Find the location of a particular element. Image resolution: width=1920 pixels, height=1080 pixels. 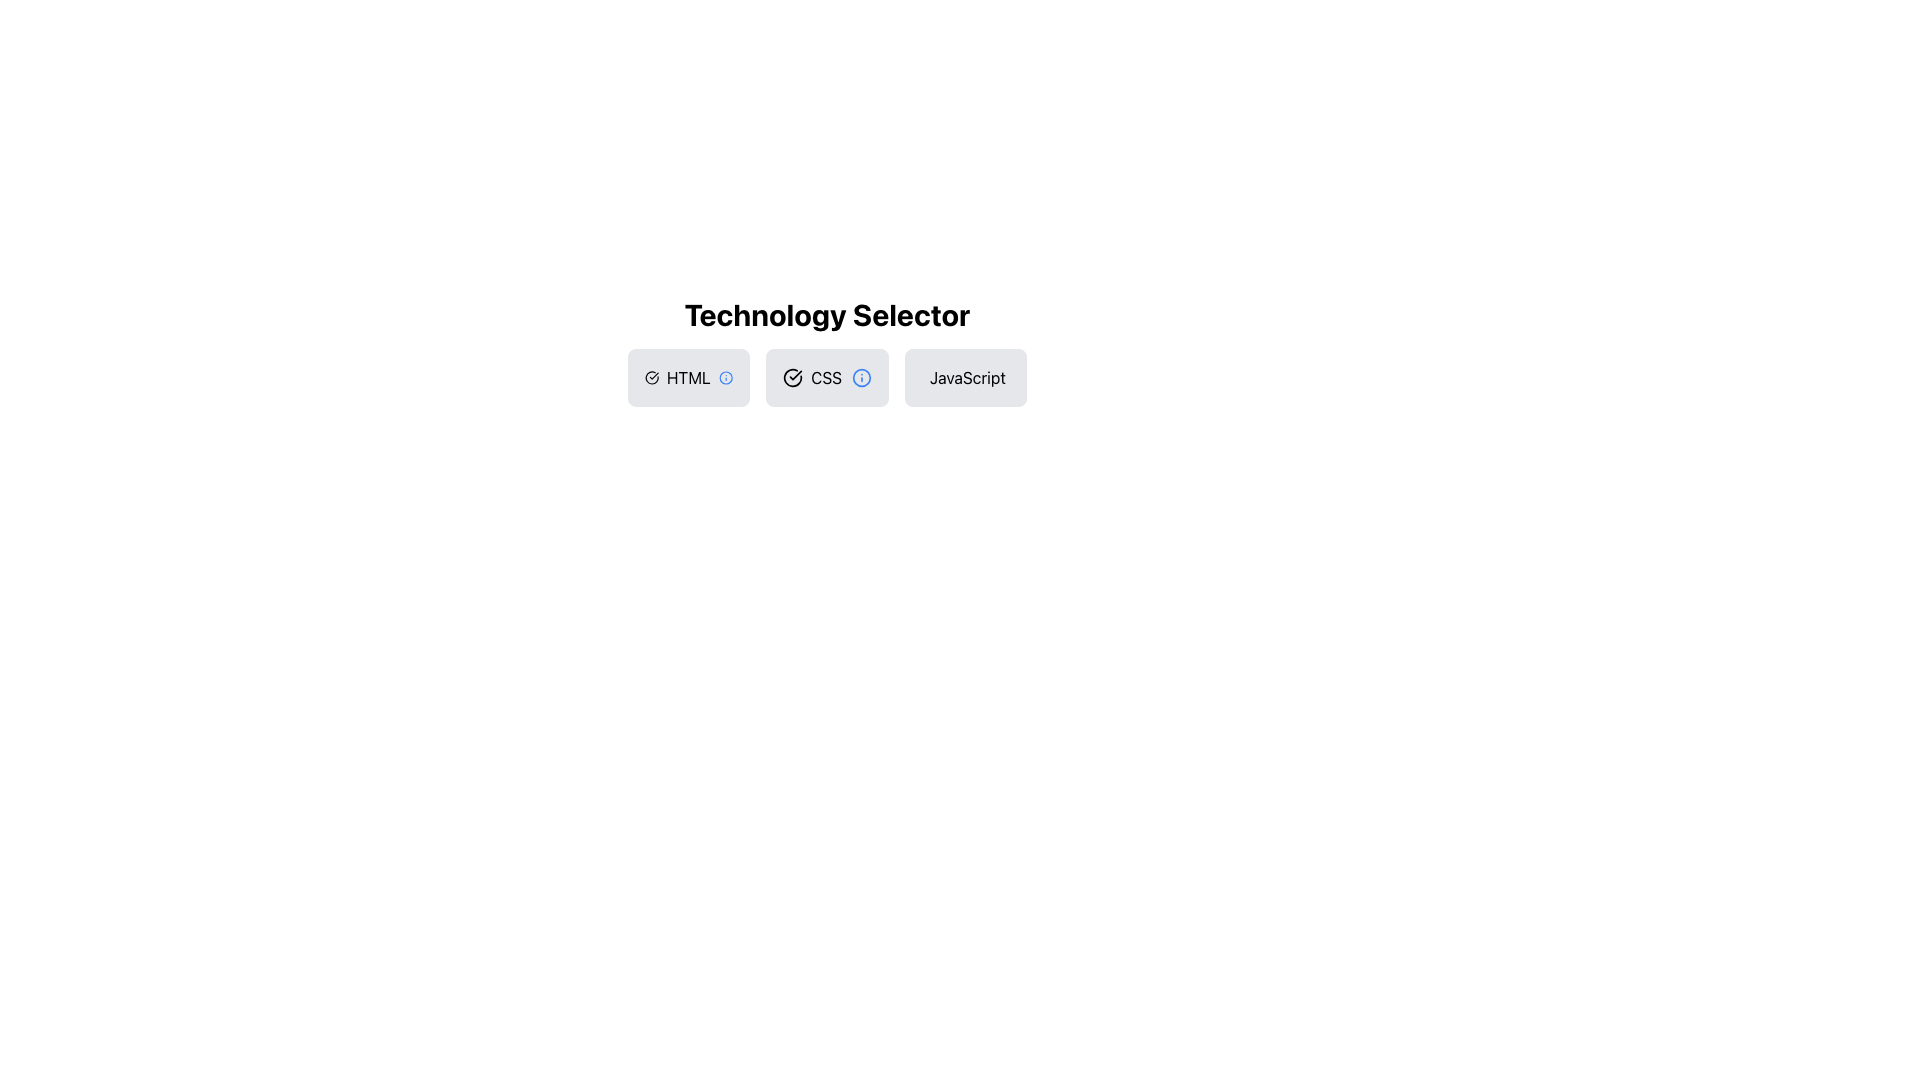

the 'JavaScript' button in the technology selection menu to observe the hover effect is located at coordinates (966, 378).